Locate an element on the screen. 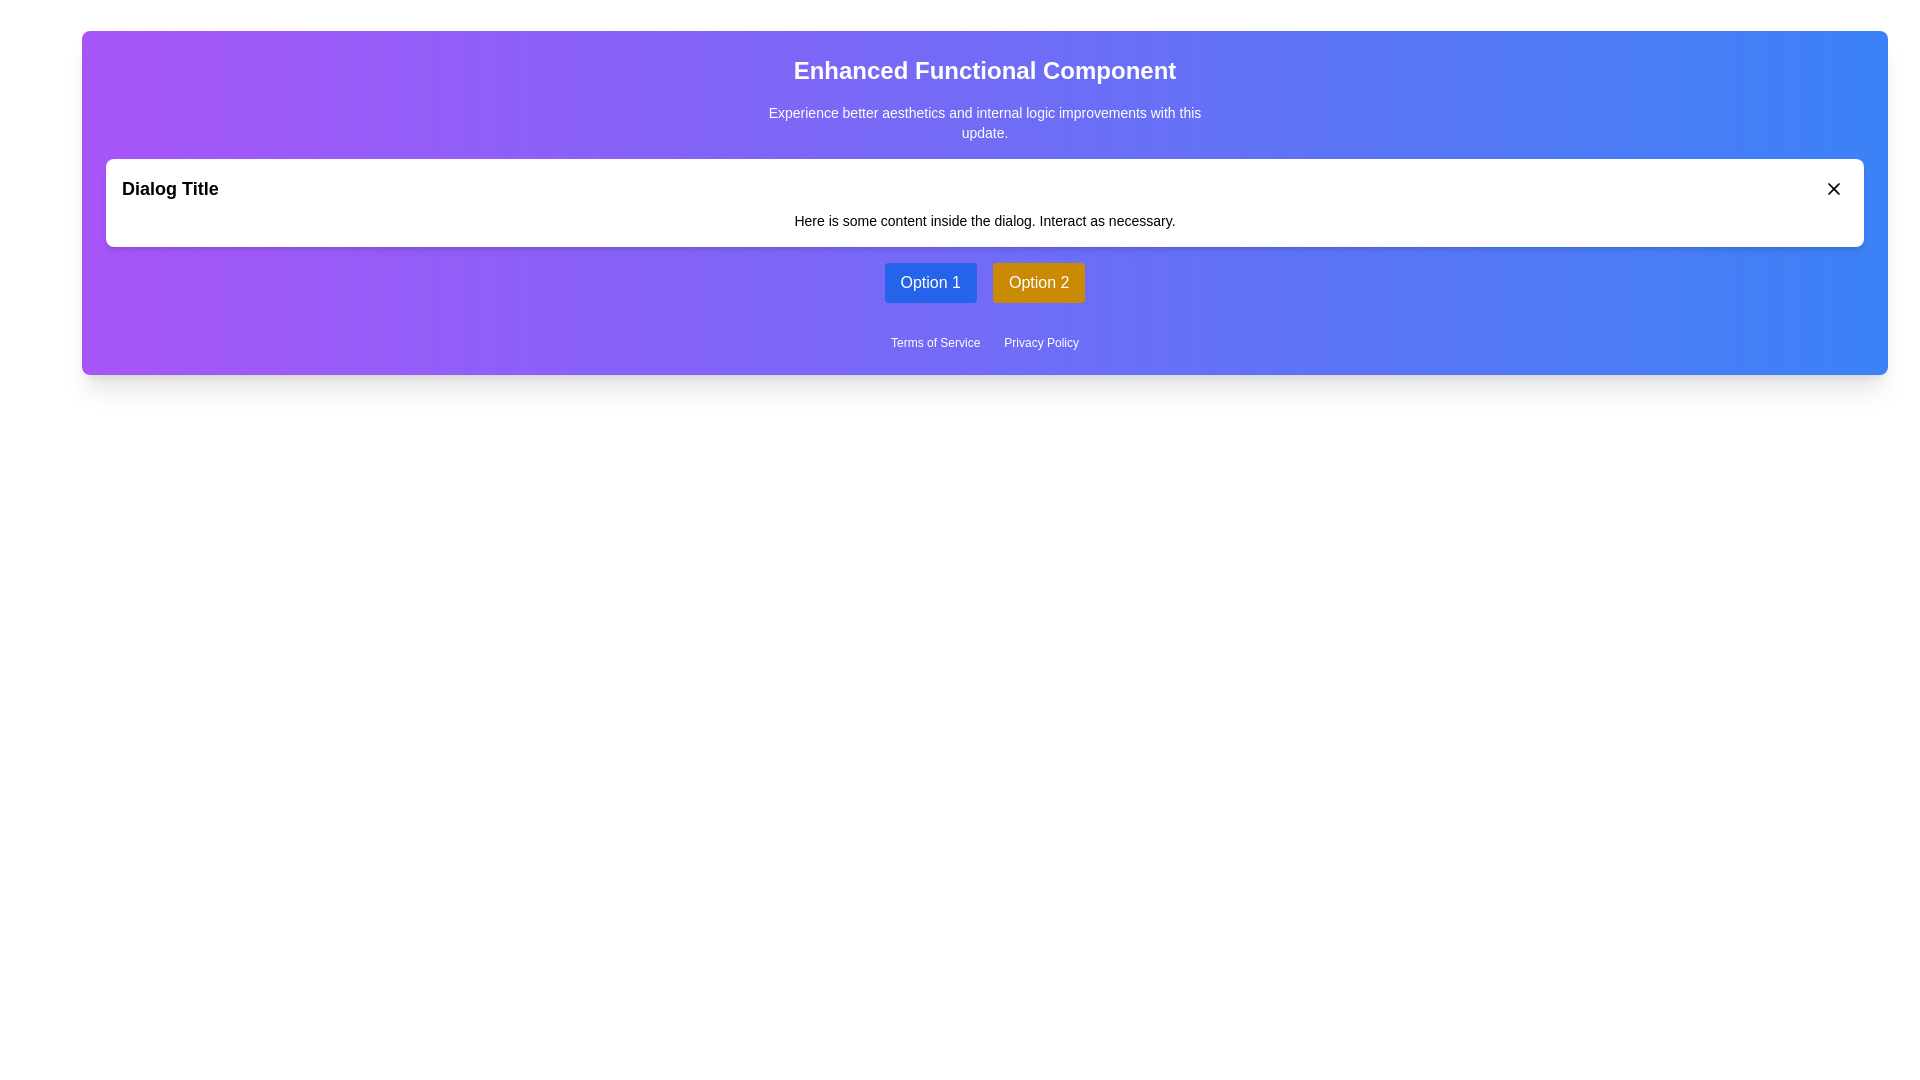 The image size is (1920, 1080). the Privacy Policy hyperlink, which is the second link located to the right of 'Terms of Service' in the bottom center section is located at coordinates (1040, 342).